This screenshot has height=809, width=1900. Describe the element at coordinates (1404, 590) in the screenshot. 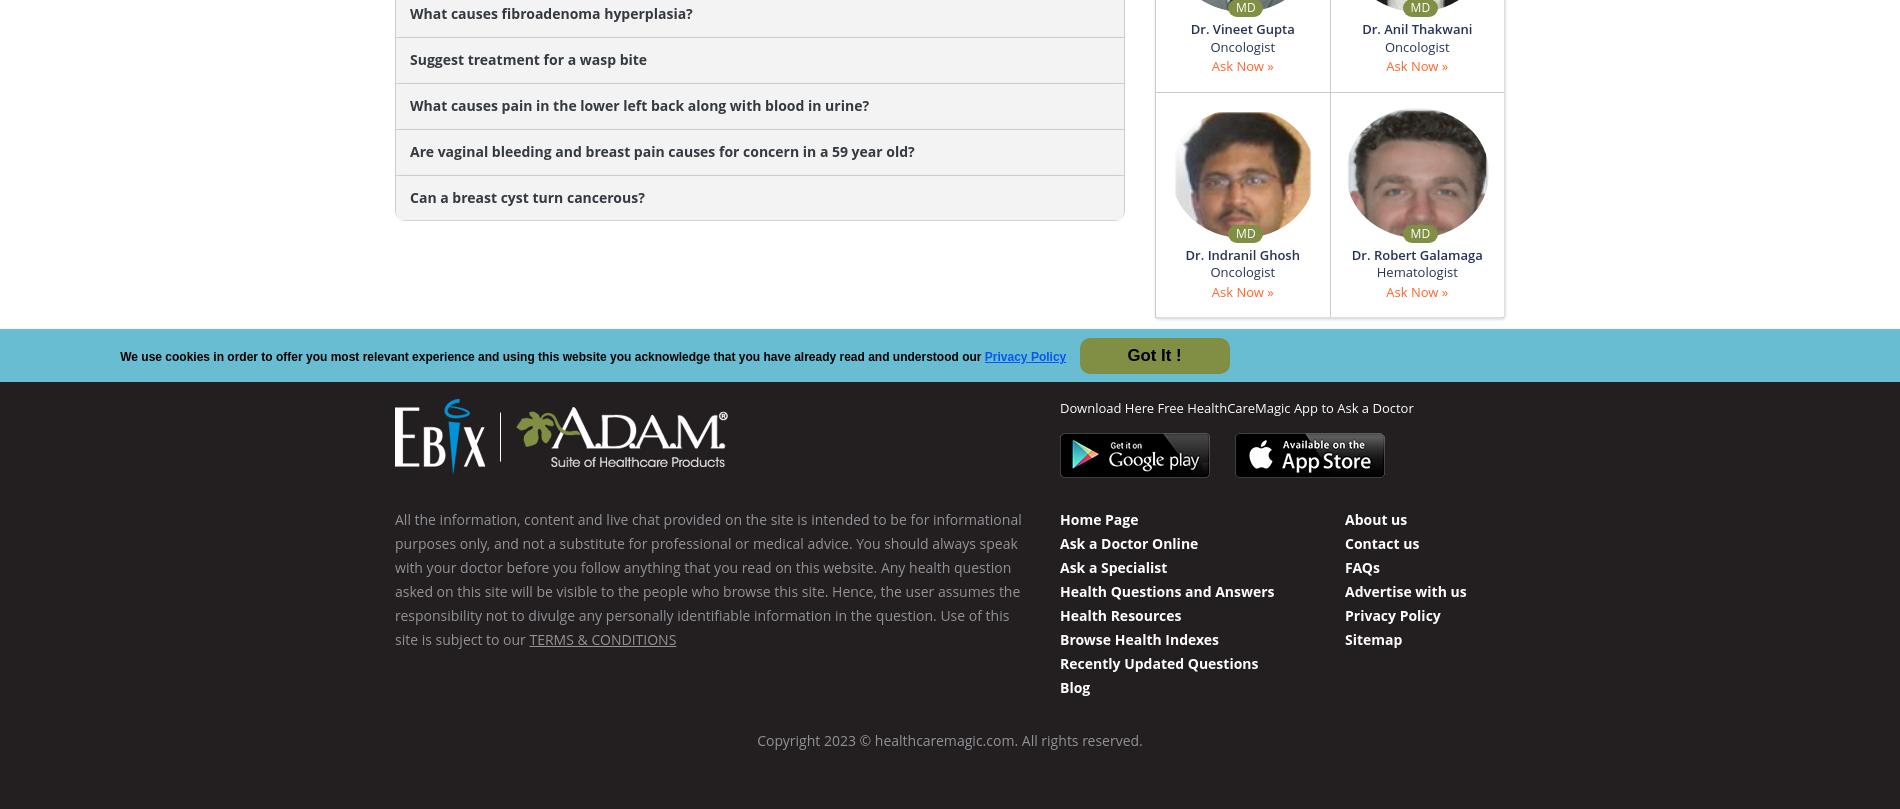

I see `'Advertise with us'` at that location.